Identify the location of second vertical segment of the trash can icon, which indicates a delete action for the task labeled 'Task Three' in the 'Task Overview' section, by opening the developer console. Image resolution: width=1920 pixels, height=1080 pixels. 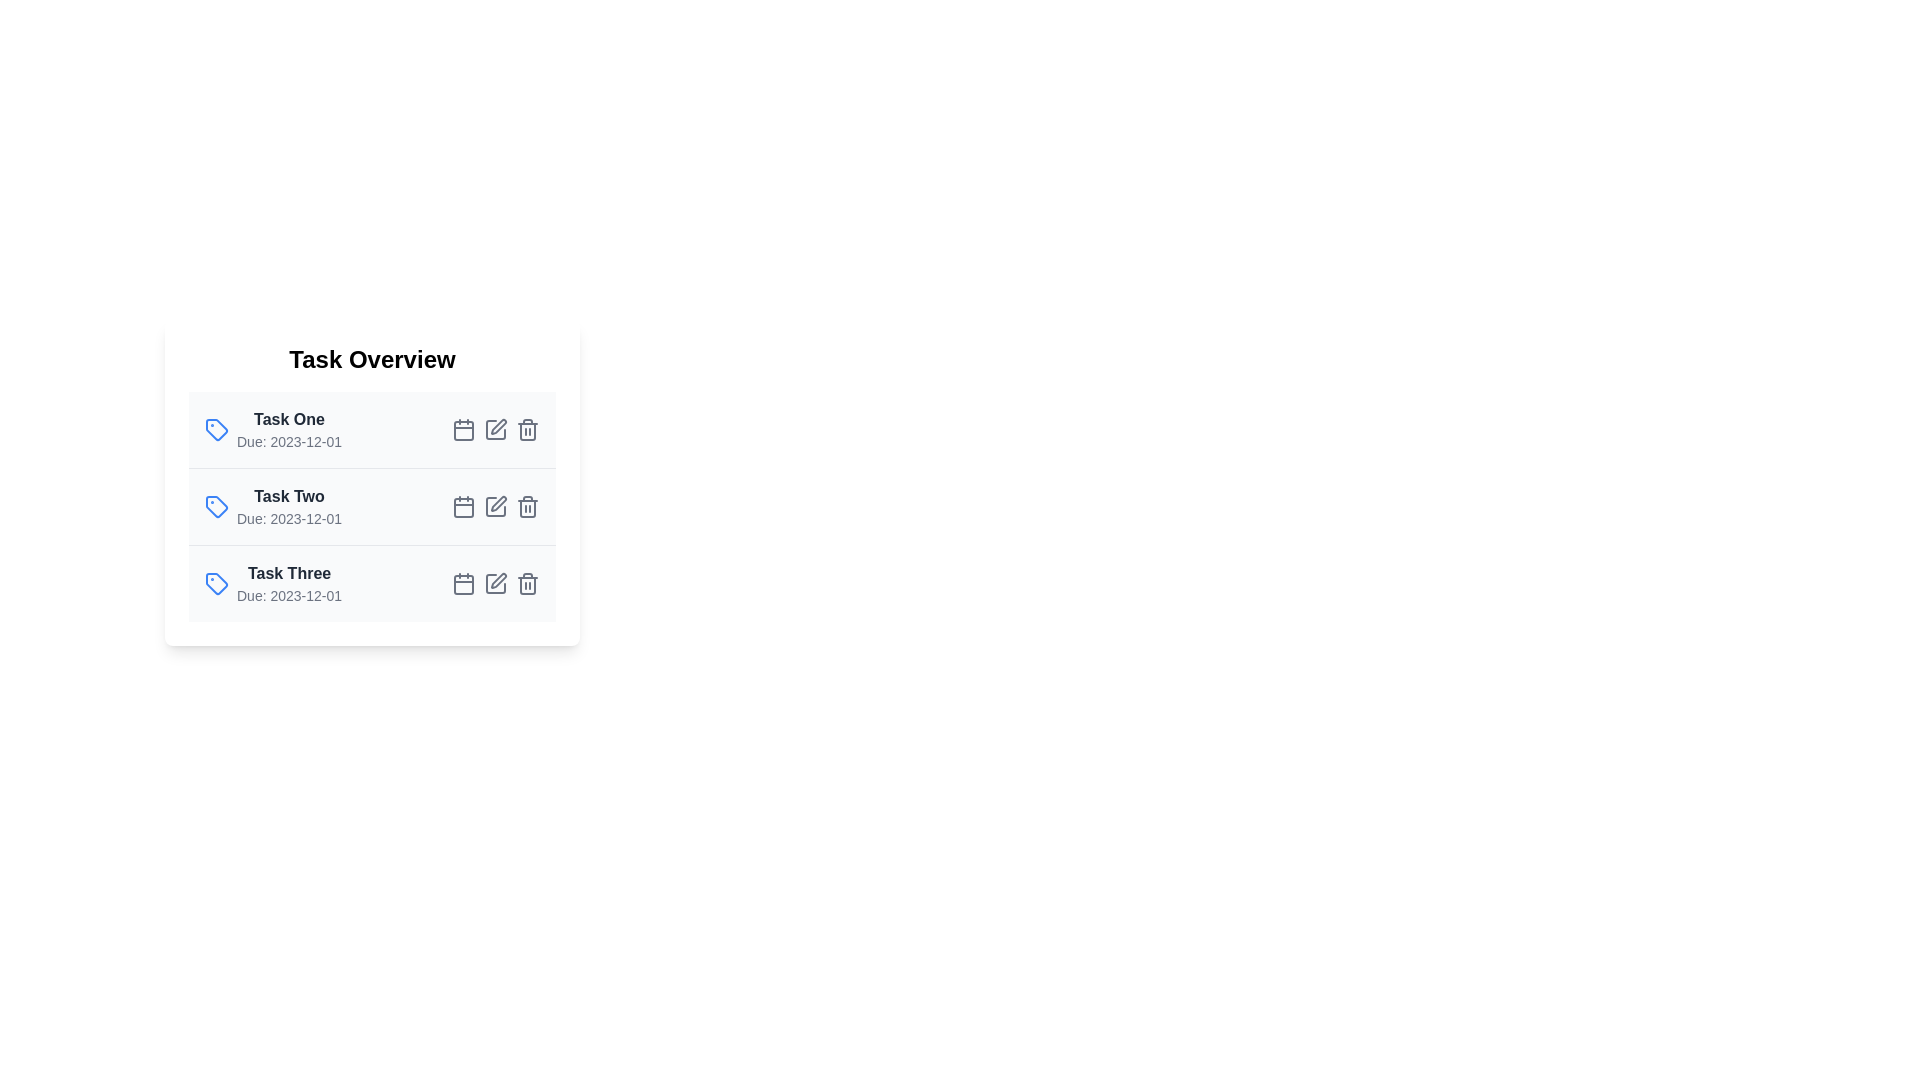
(528, 585).